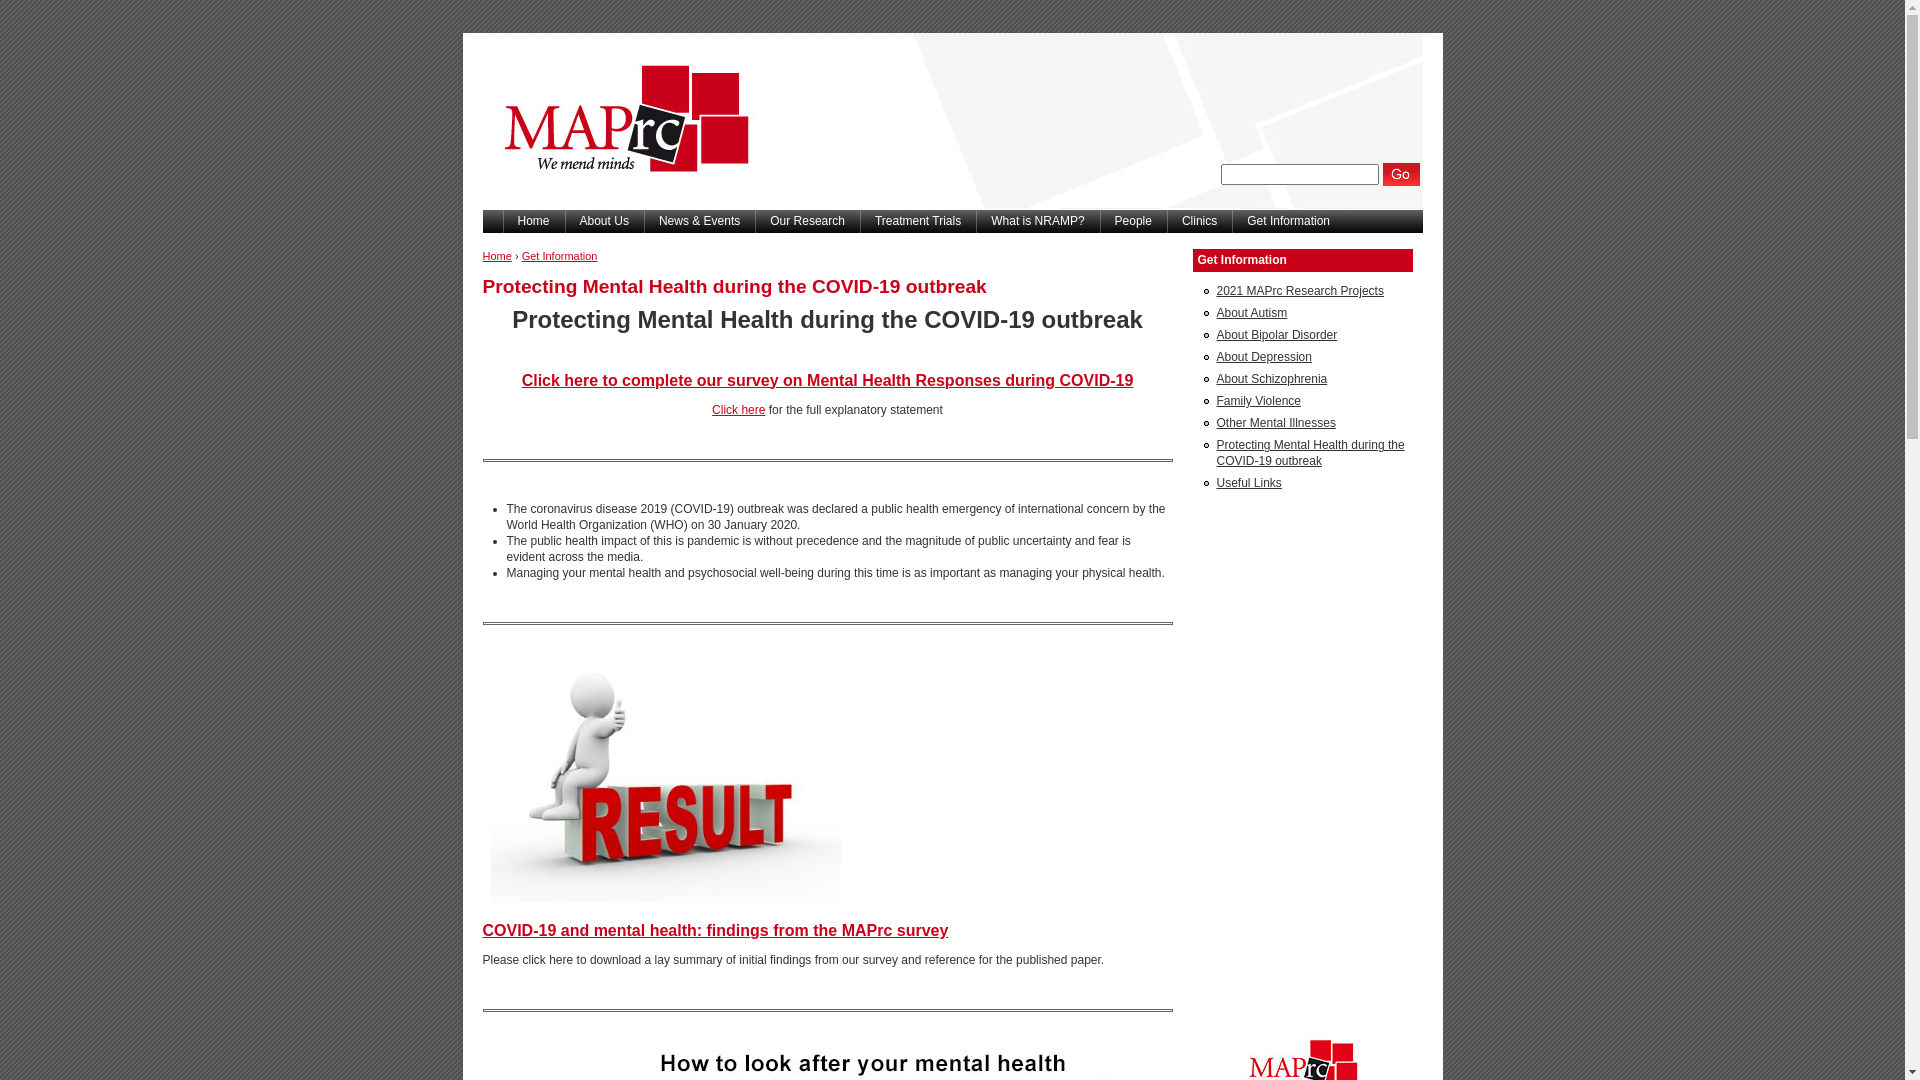  What do you see at coordinates (1247, 482) in the screenshot?
I see `'Useful Links'` at bounding box center [1247, 482].